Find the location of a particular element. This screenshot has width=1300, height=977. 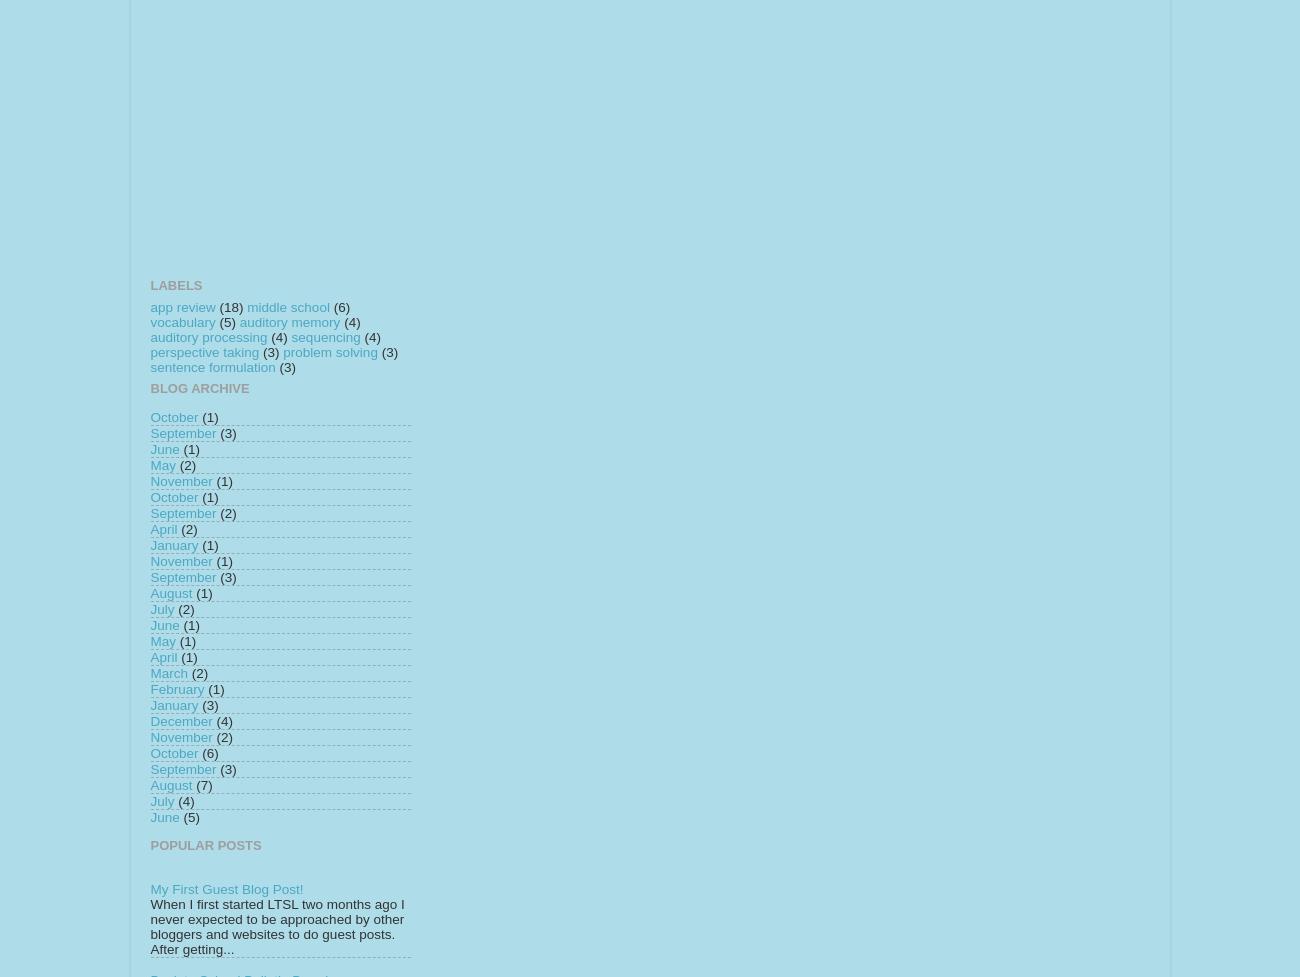

'March' is located at coordinates (149, 672).